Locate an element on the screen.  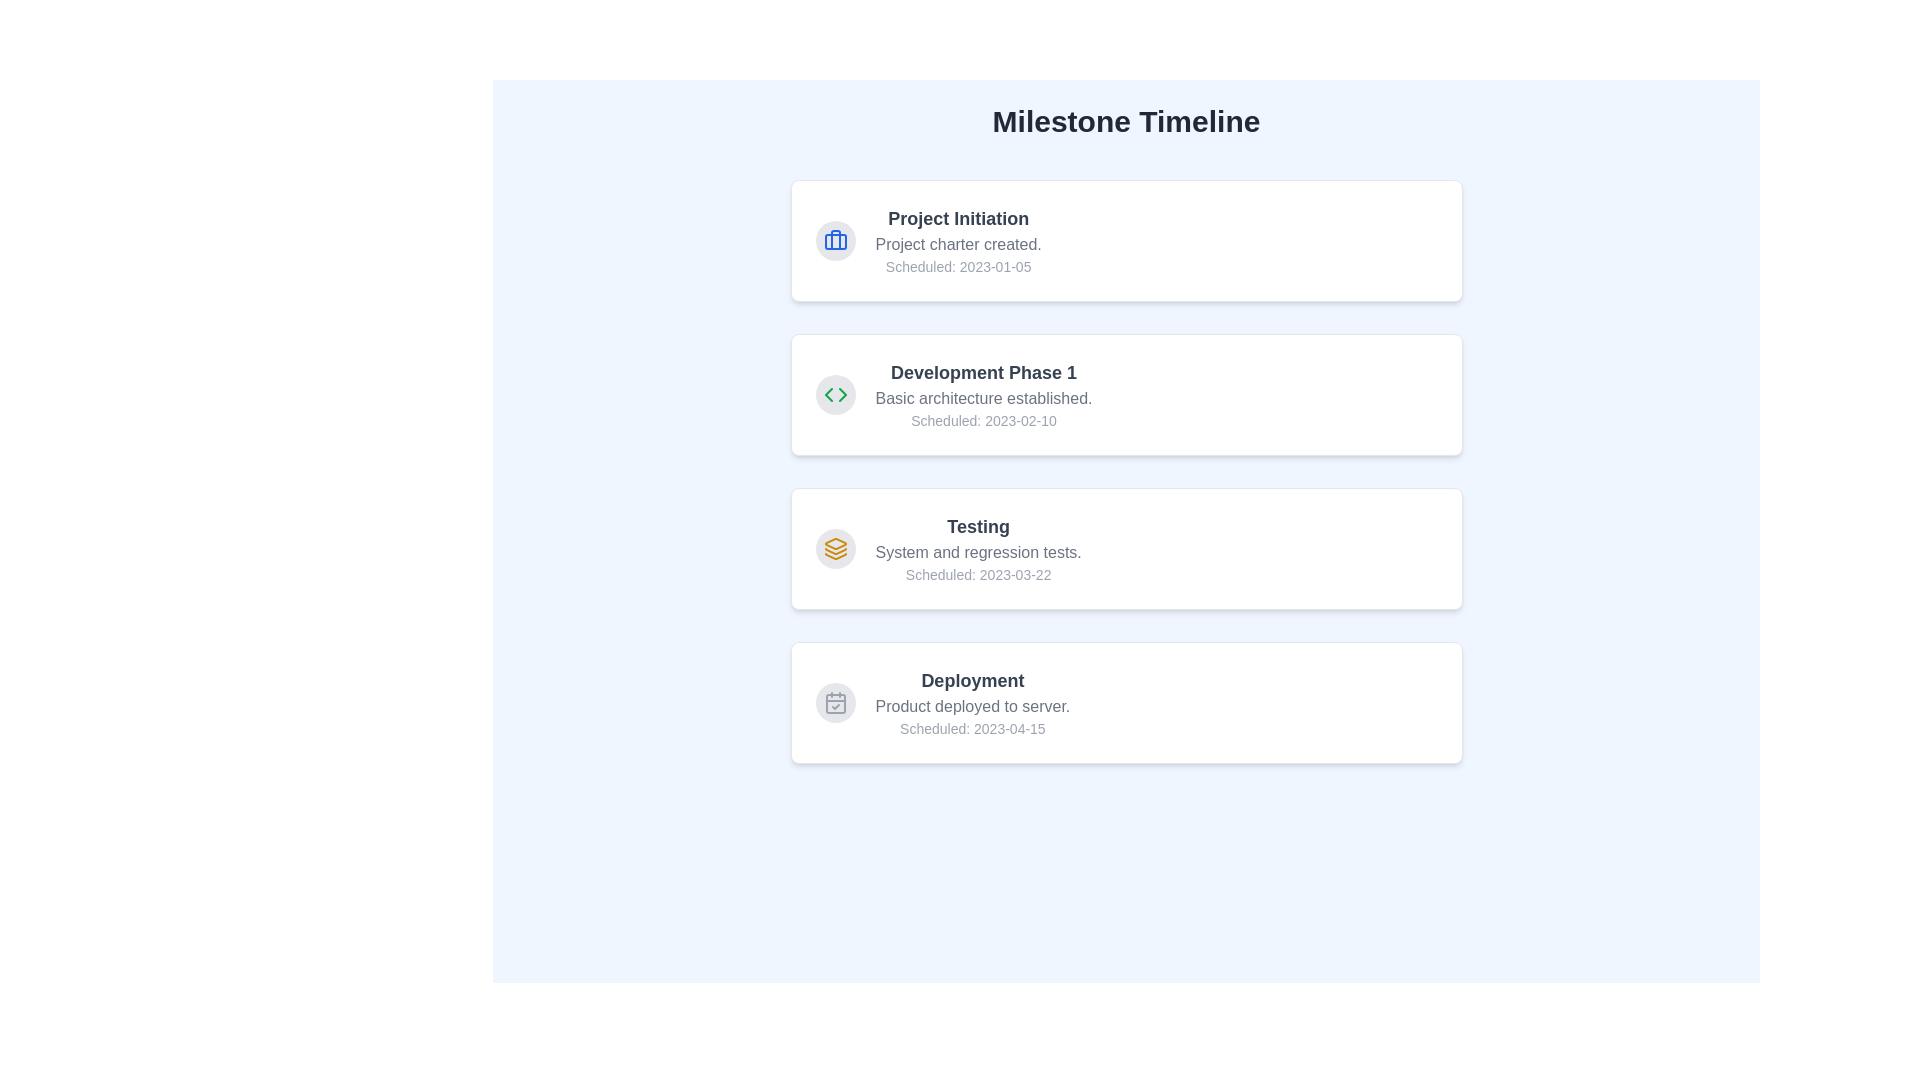
details of the milestone presented in the second Informational Card of the project timeline, located between the 'Project Initiation' card and the 'Testing' card is located at coordinates (1126, 394).